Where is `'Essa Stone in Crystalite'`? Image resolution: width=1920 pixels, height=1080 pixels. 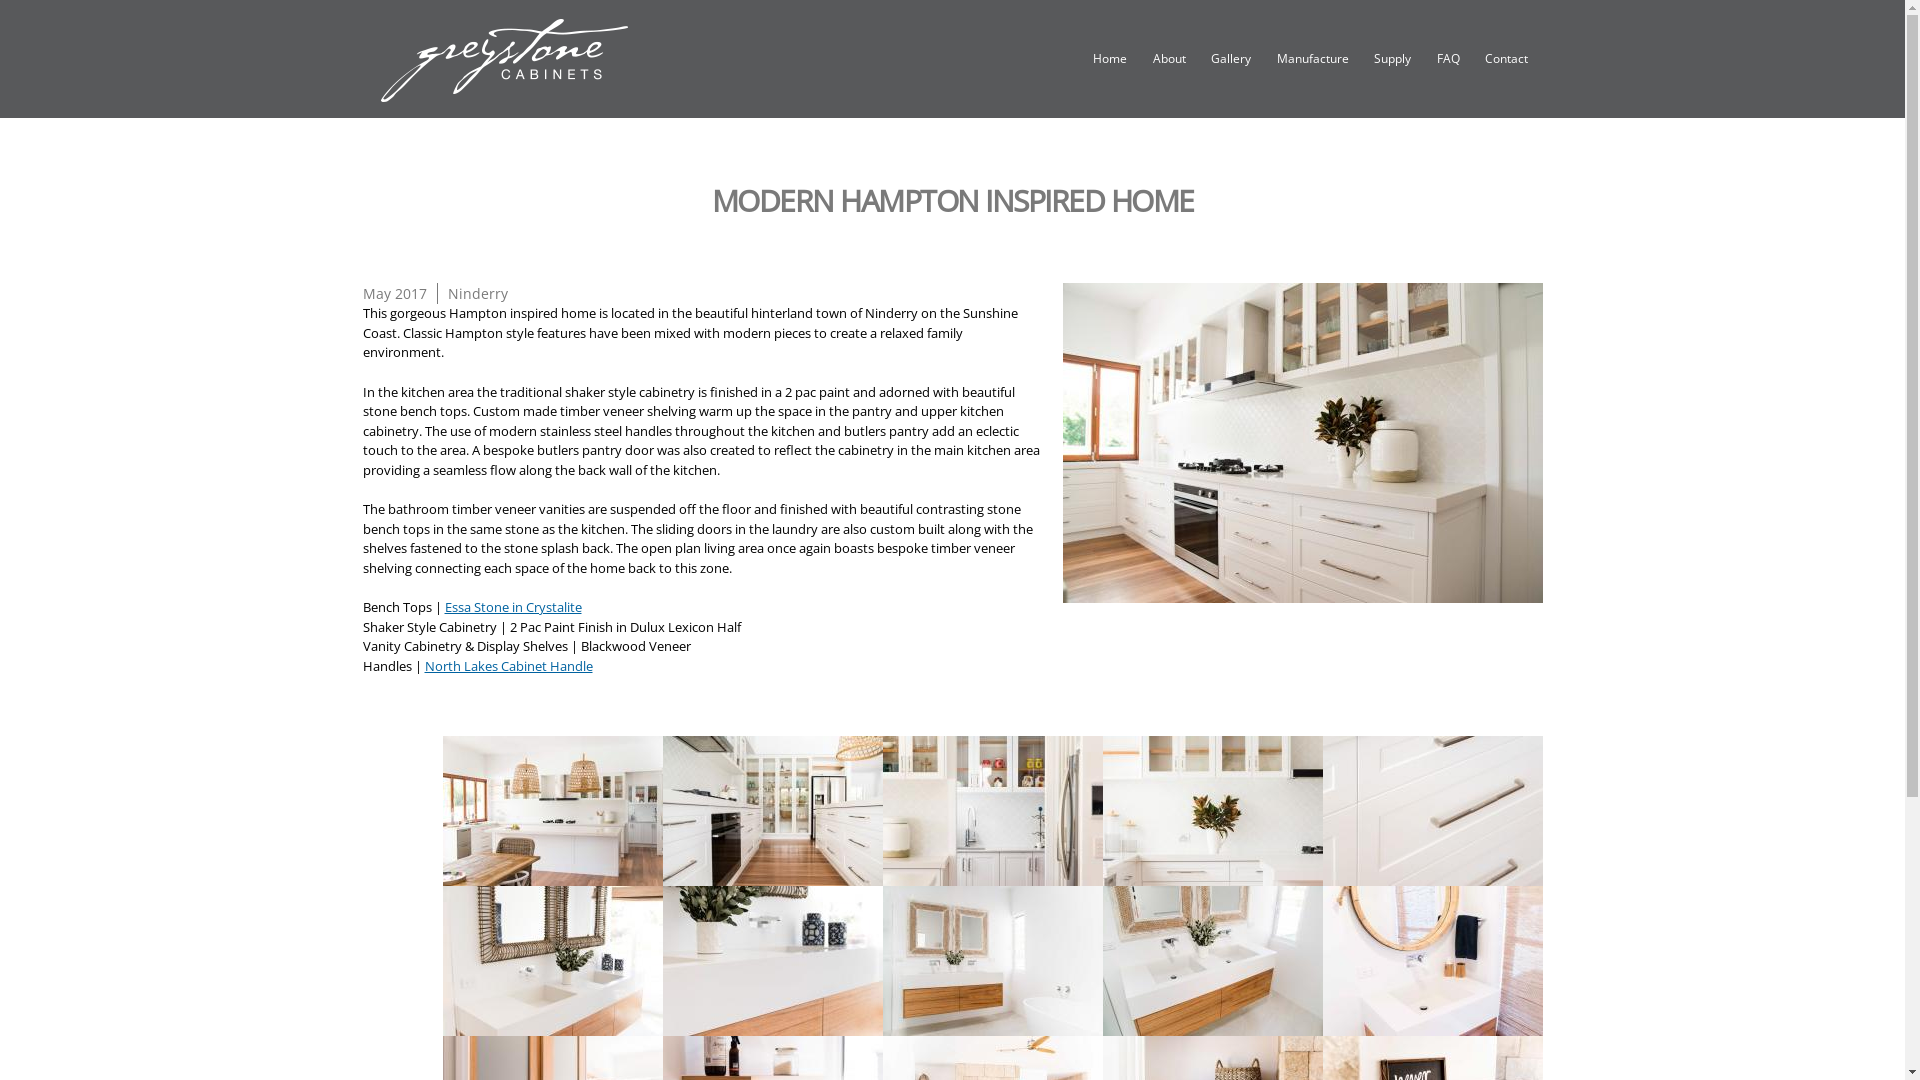 'Essa Stone in Crystalite' is located at coordinates (512, 605).